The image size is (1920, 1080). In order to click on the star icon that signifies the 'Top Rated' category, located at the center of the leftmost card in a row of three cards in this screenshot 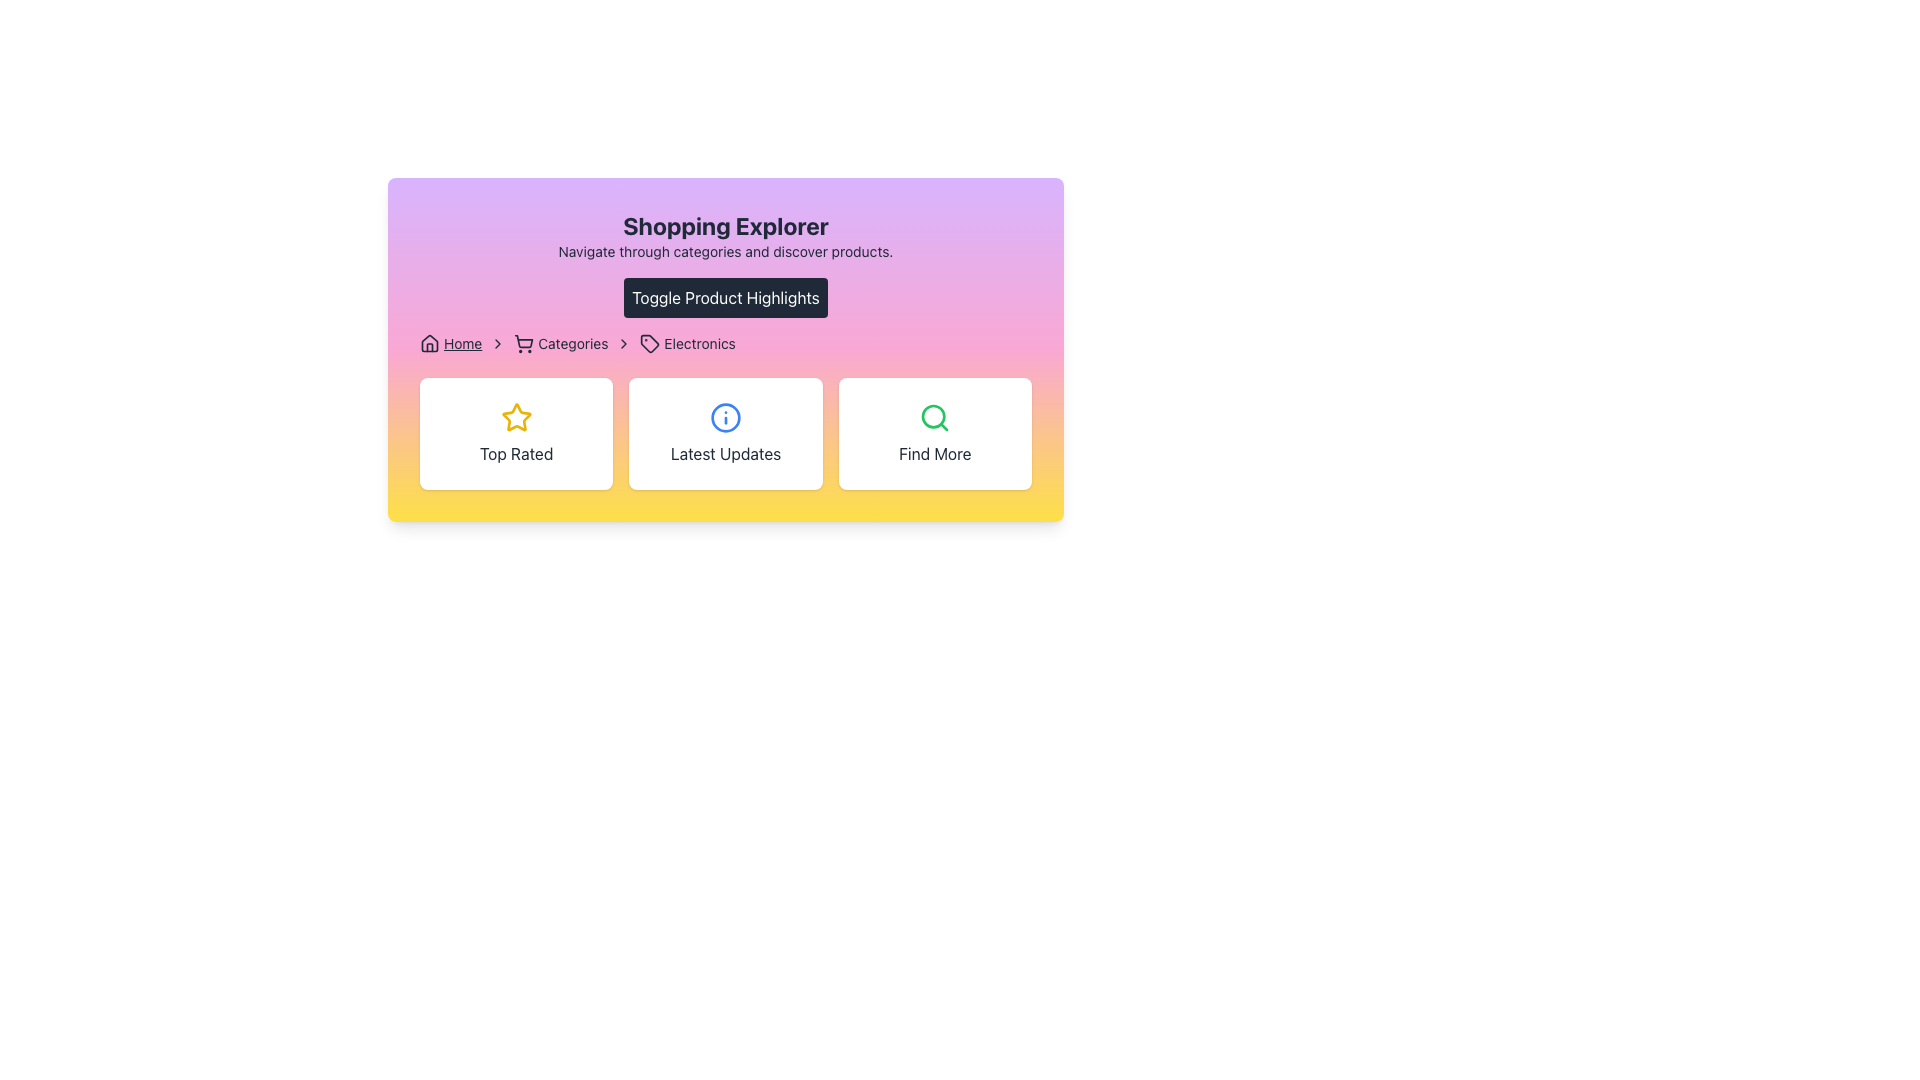, I will do `click(516, 416)`.